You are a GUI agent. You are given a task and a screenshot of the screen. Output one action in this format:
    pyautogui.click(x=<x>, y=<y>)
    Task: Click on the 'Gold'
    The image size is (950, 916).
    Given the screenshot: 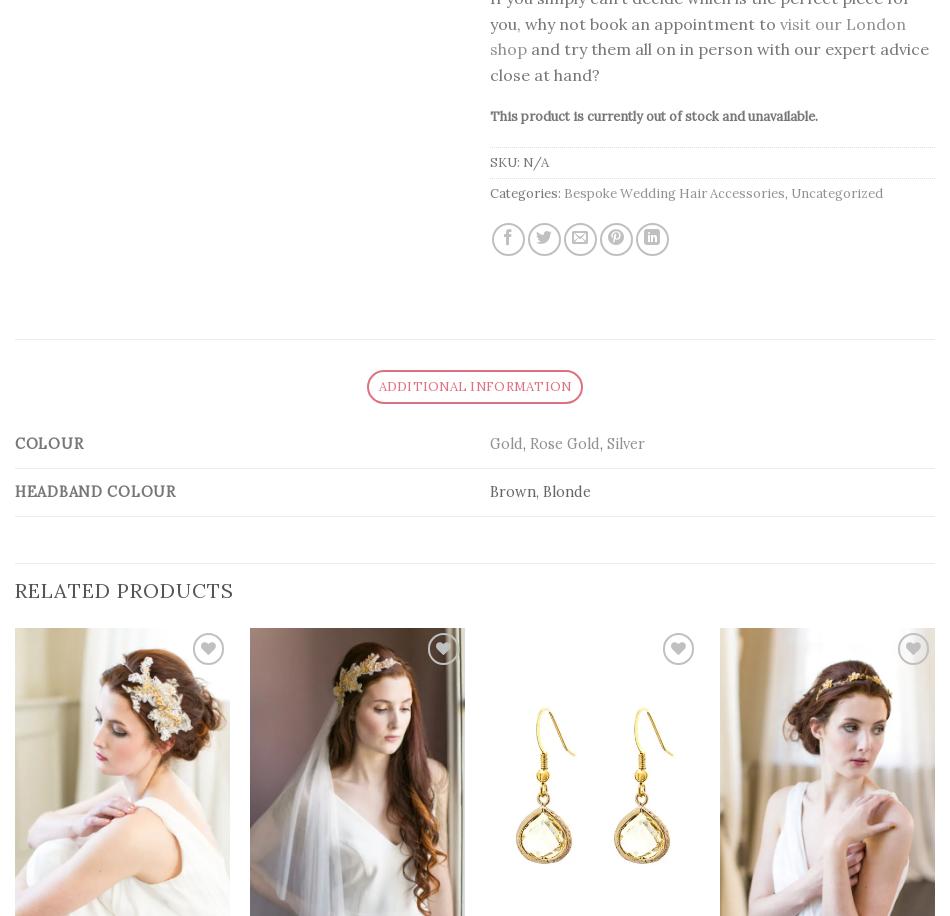 What is the action you would take?
    pyautogui.click(x=490, y=441)
    